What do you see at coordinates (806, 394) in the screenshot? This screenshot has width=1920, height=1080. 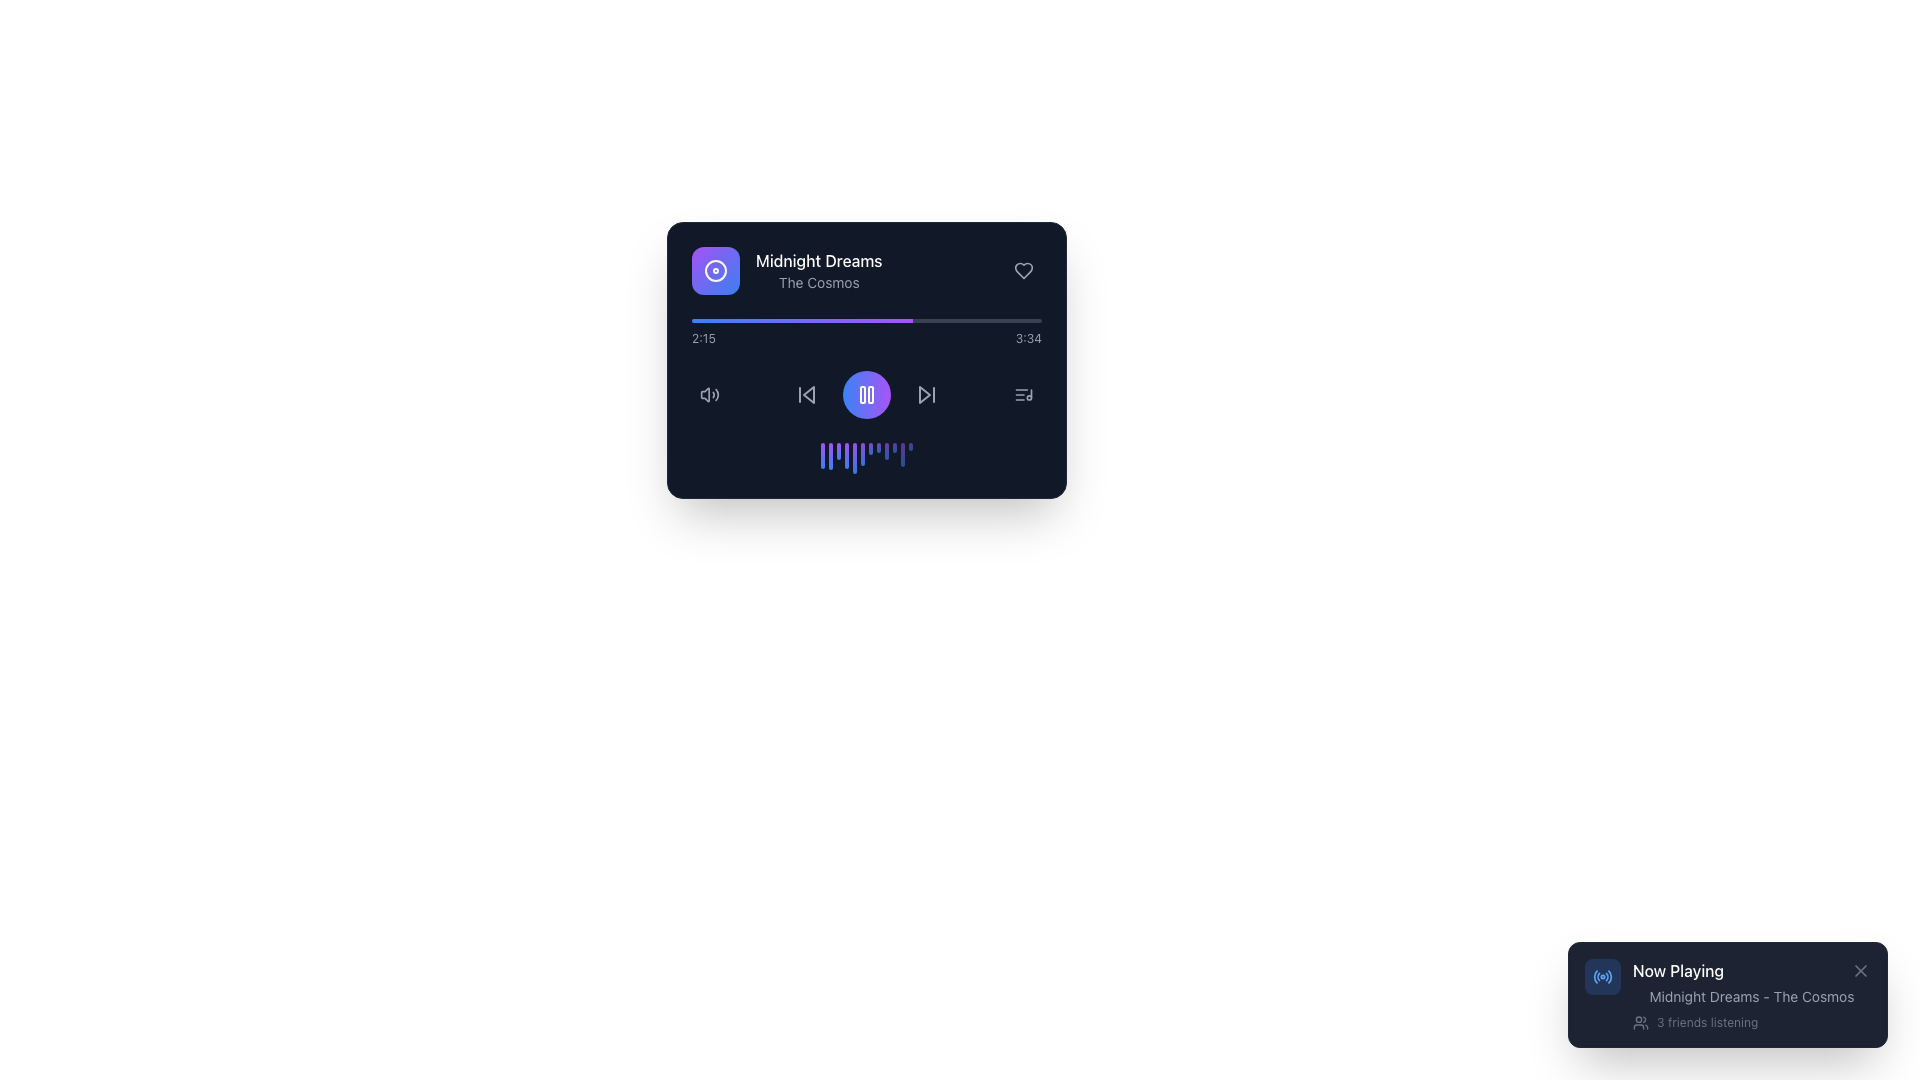 I see `the backward skip control button, which is a gray button with a triangular symbol pointing to the left, located in the bottom section of the audio player interface, specifically positioned between the sound control icon and the play/pause button, to skip to the previous track` at bounding box center [806, 394].